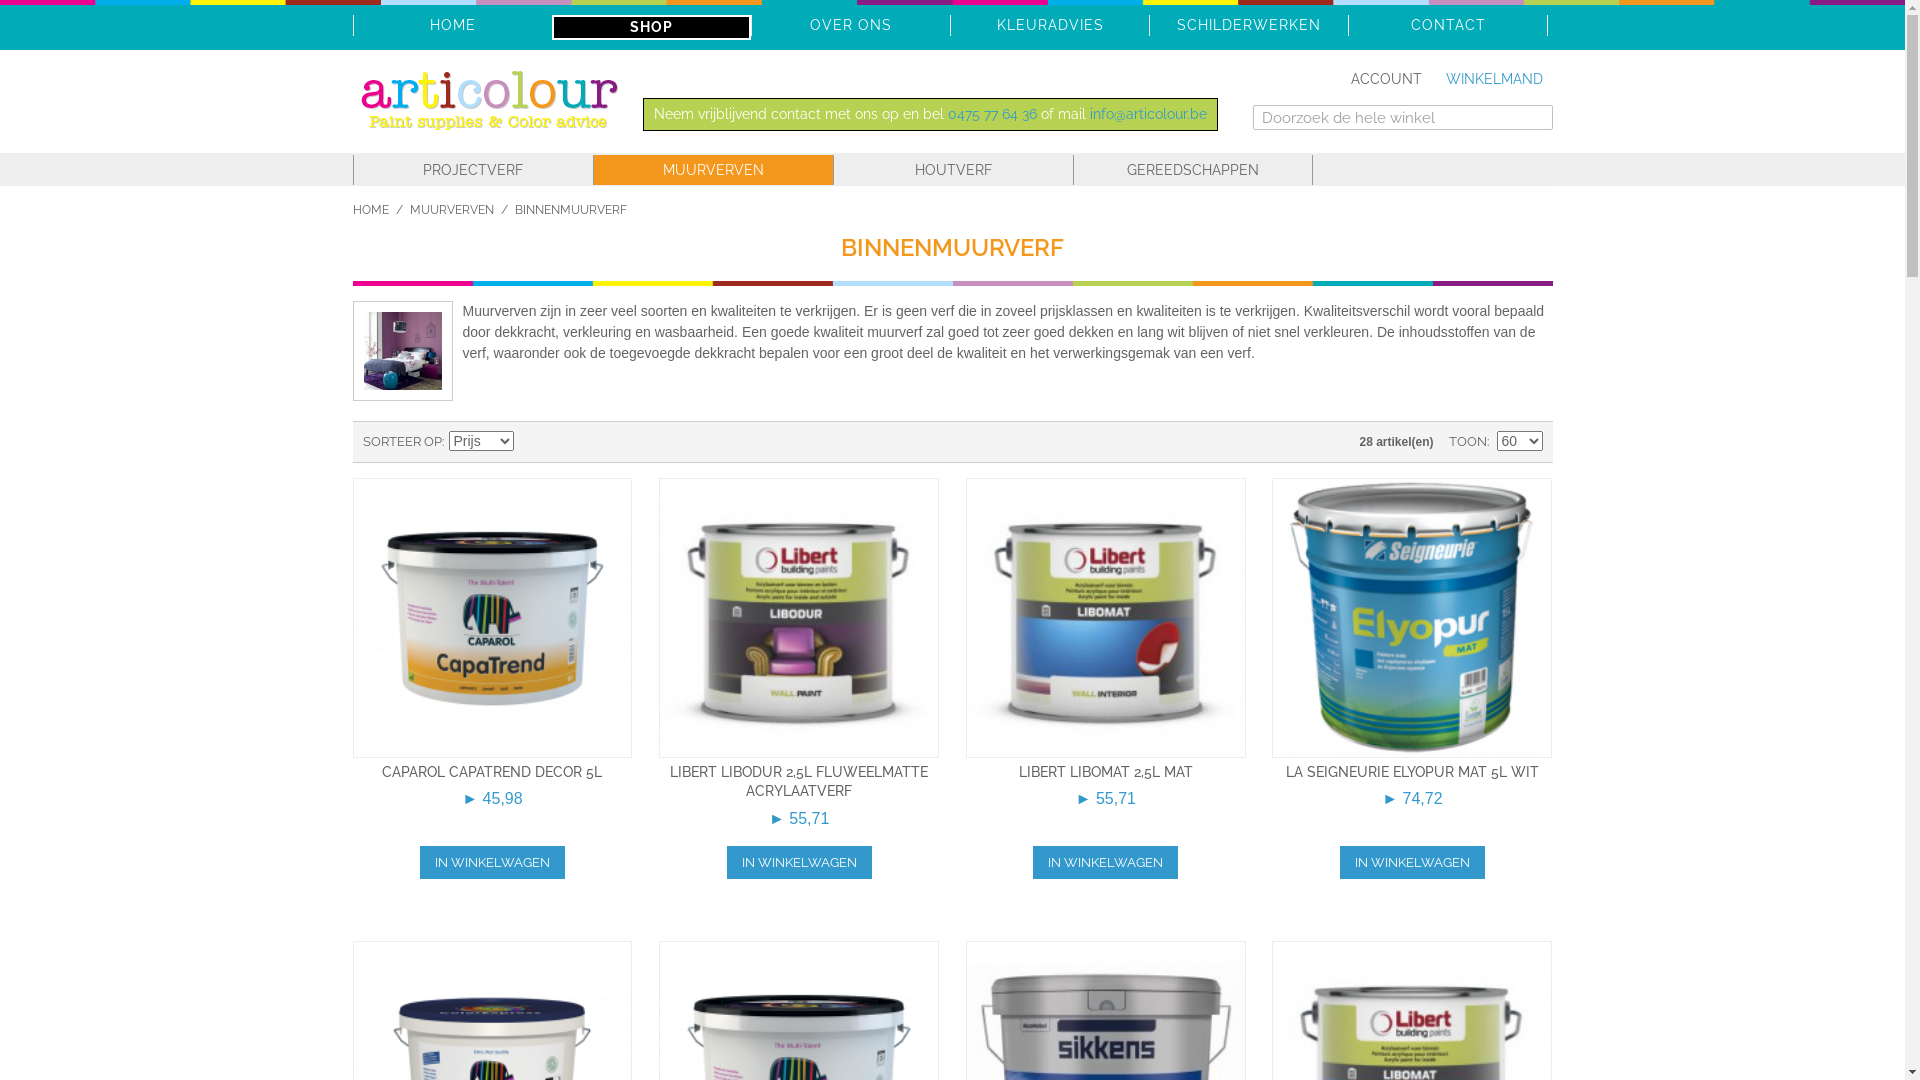 Image resolution: width=1920 pixels, height=1080 pixels. Describe the element at coordinates (1032, 861) in the screenshot. I see `'IN WINKELWAGEN'` at that location.